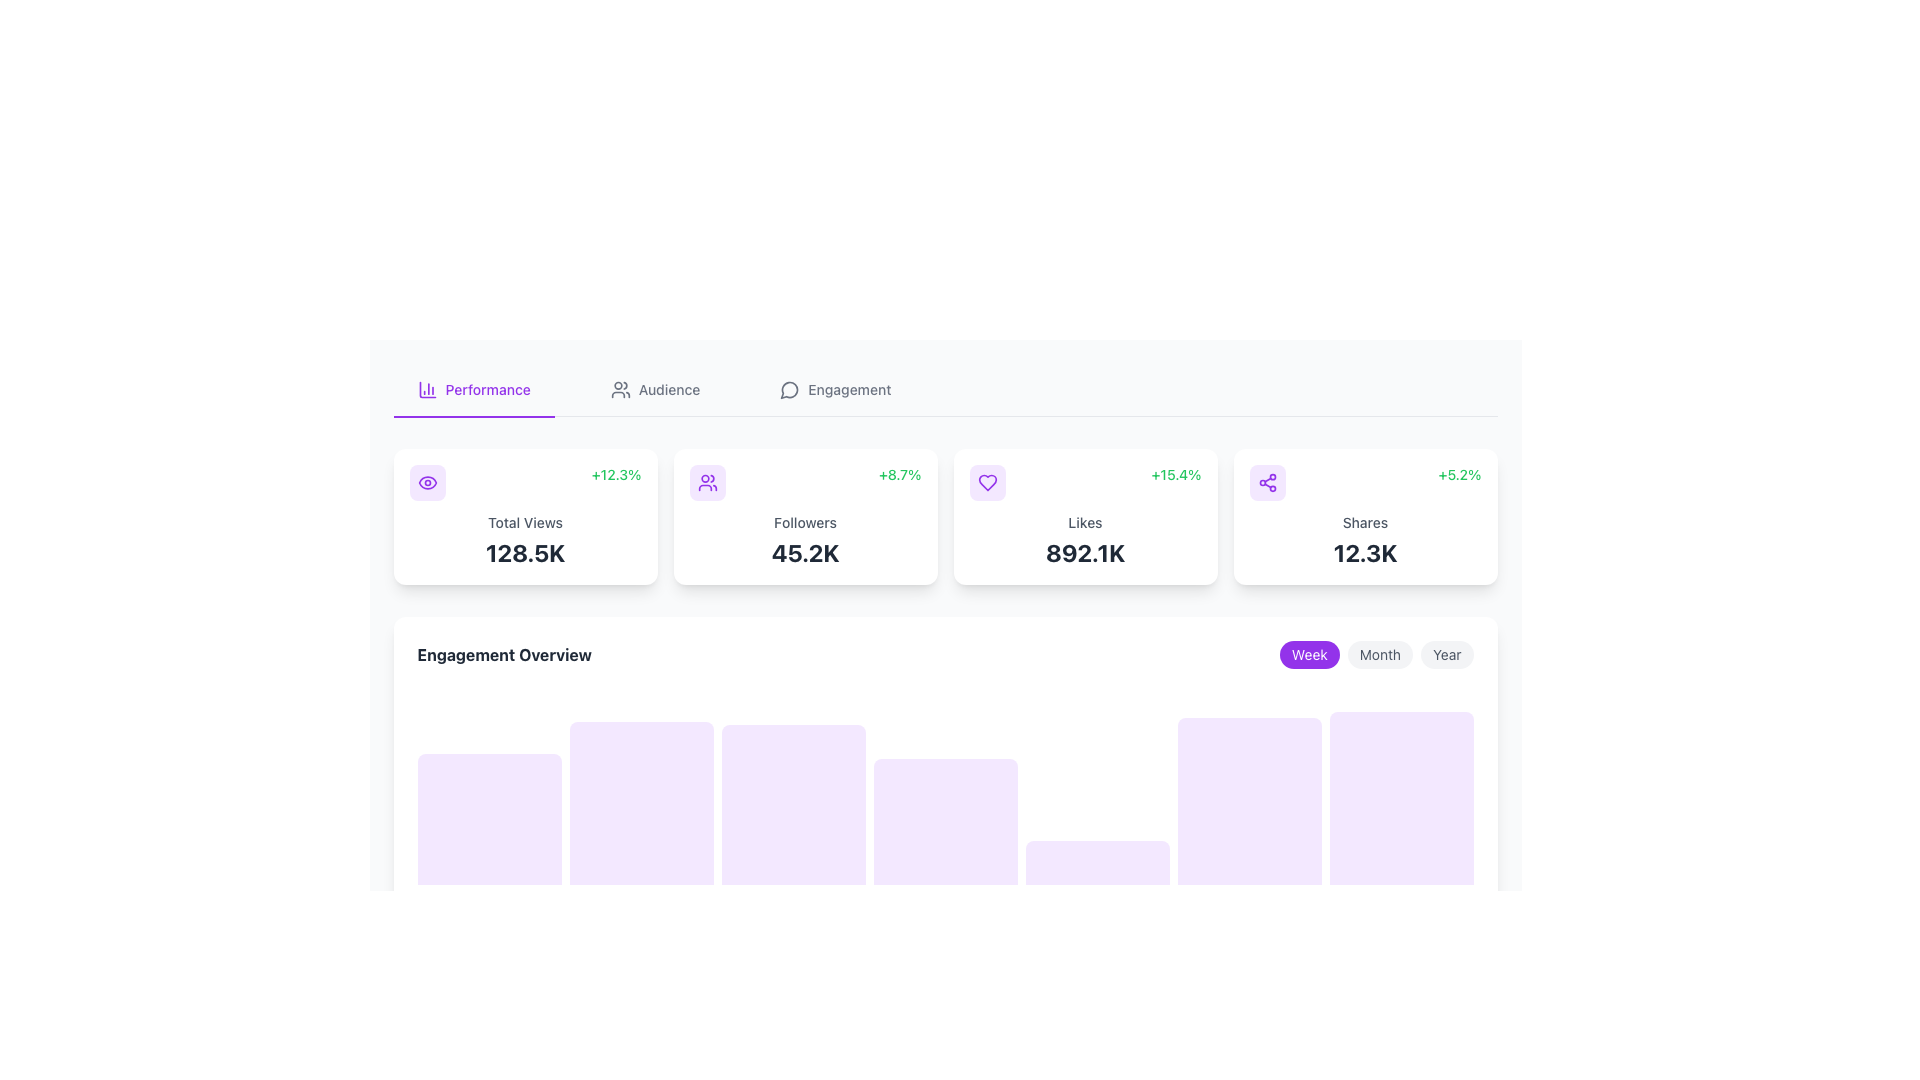  What do you see at coordinates (944, 821) in the screenshot?
I see `the Visual Card located in the fourth position from the left within a row of seven components on the dashboard` at bounding box center [944, 821].